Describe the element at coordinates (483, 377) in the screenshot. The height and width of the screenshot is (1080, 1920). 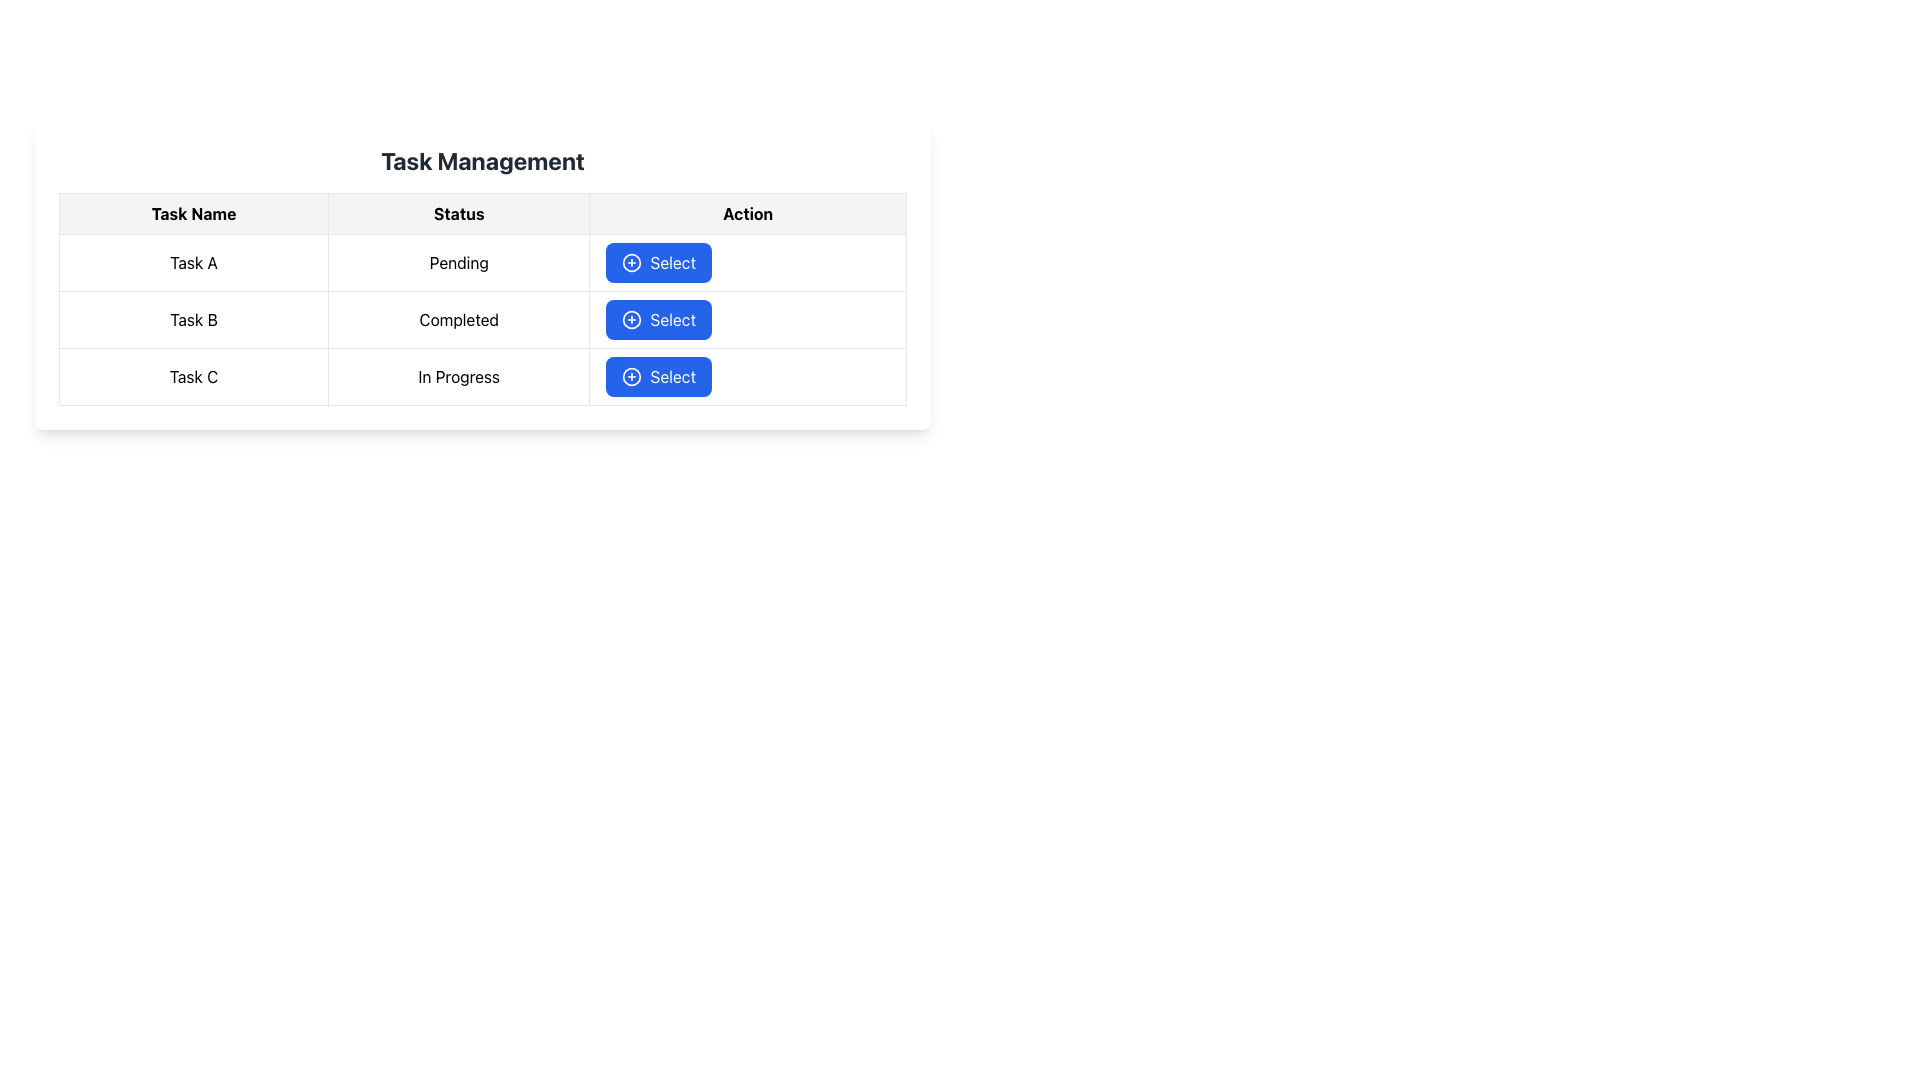
I see `the third row in the task table` at that location.